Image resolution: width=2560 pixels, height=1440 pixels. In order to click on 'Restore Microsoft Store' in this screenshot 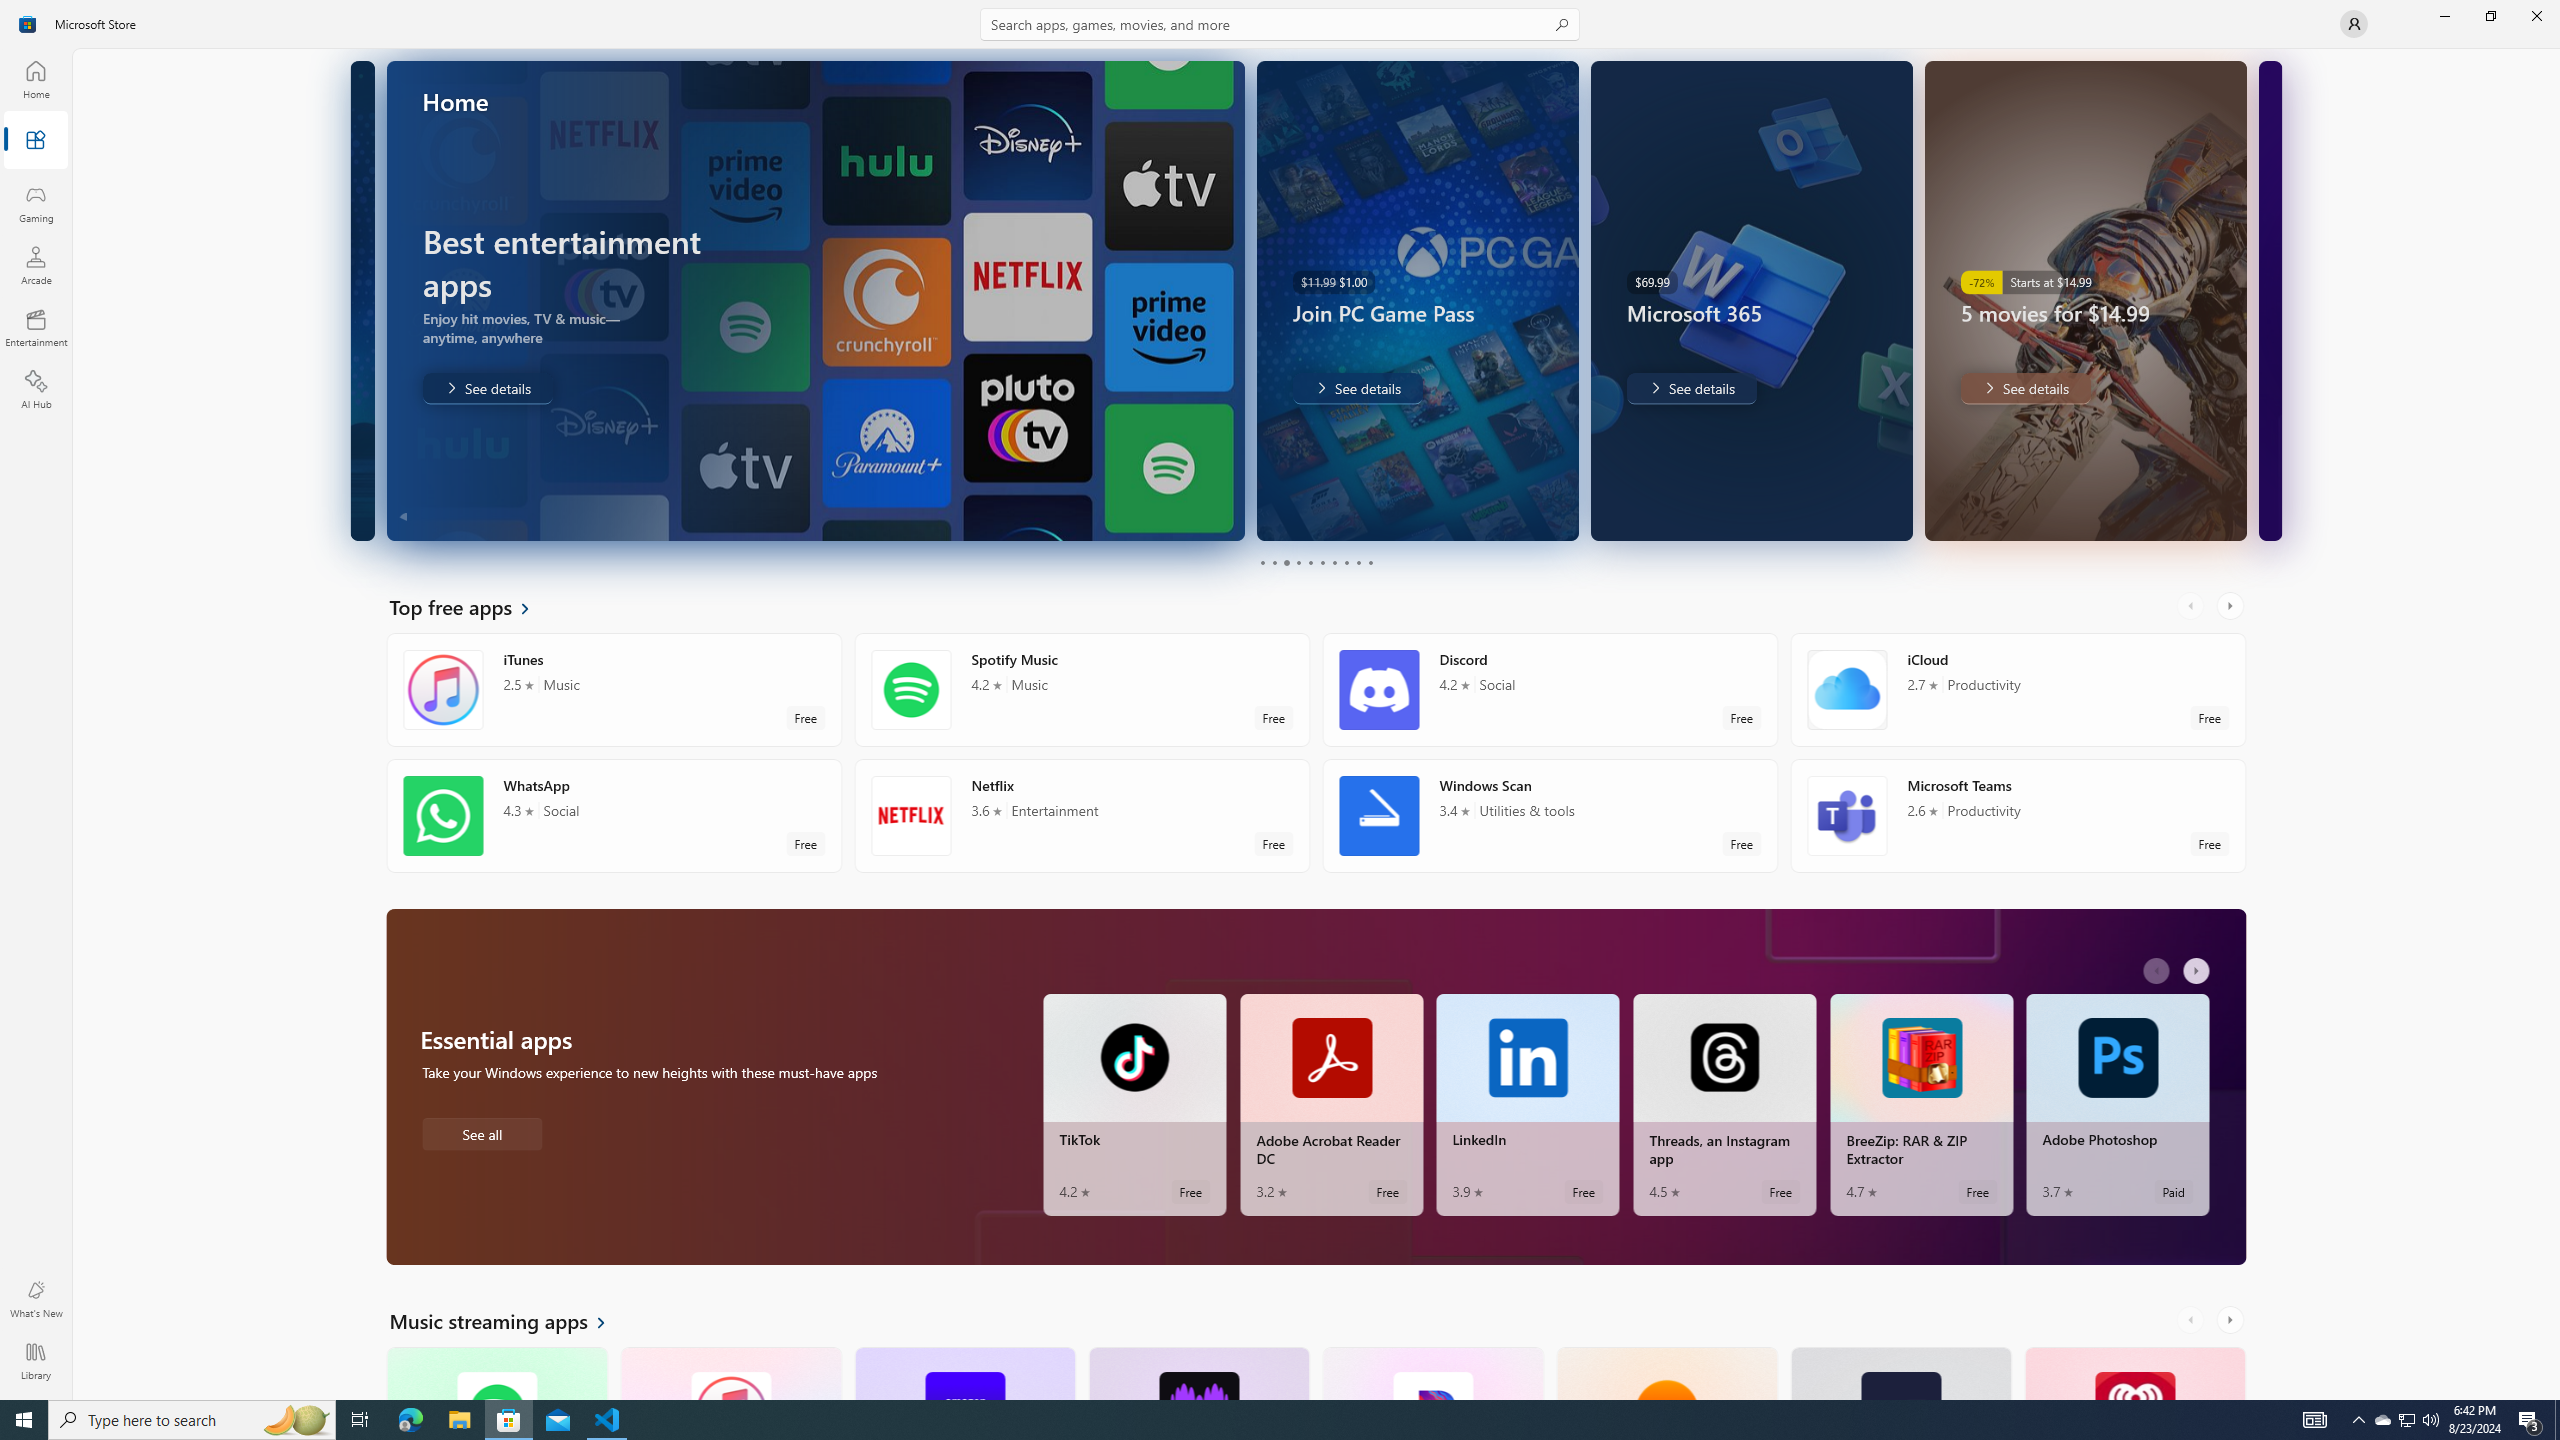, I will do `click(2490, 15)`.